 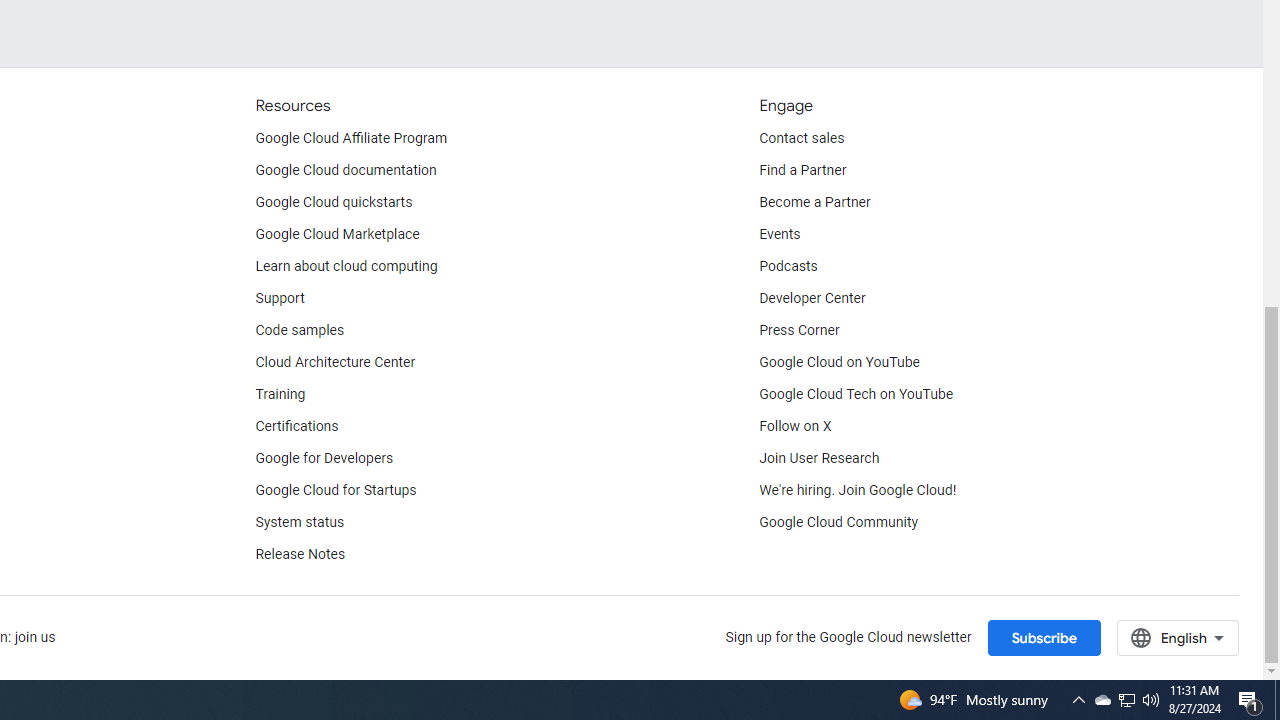 What do you see at coordinates (794, 425) in the screenshot?
I see `'Follow on X'` at bounding box center [794, 425].